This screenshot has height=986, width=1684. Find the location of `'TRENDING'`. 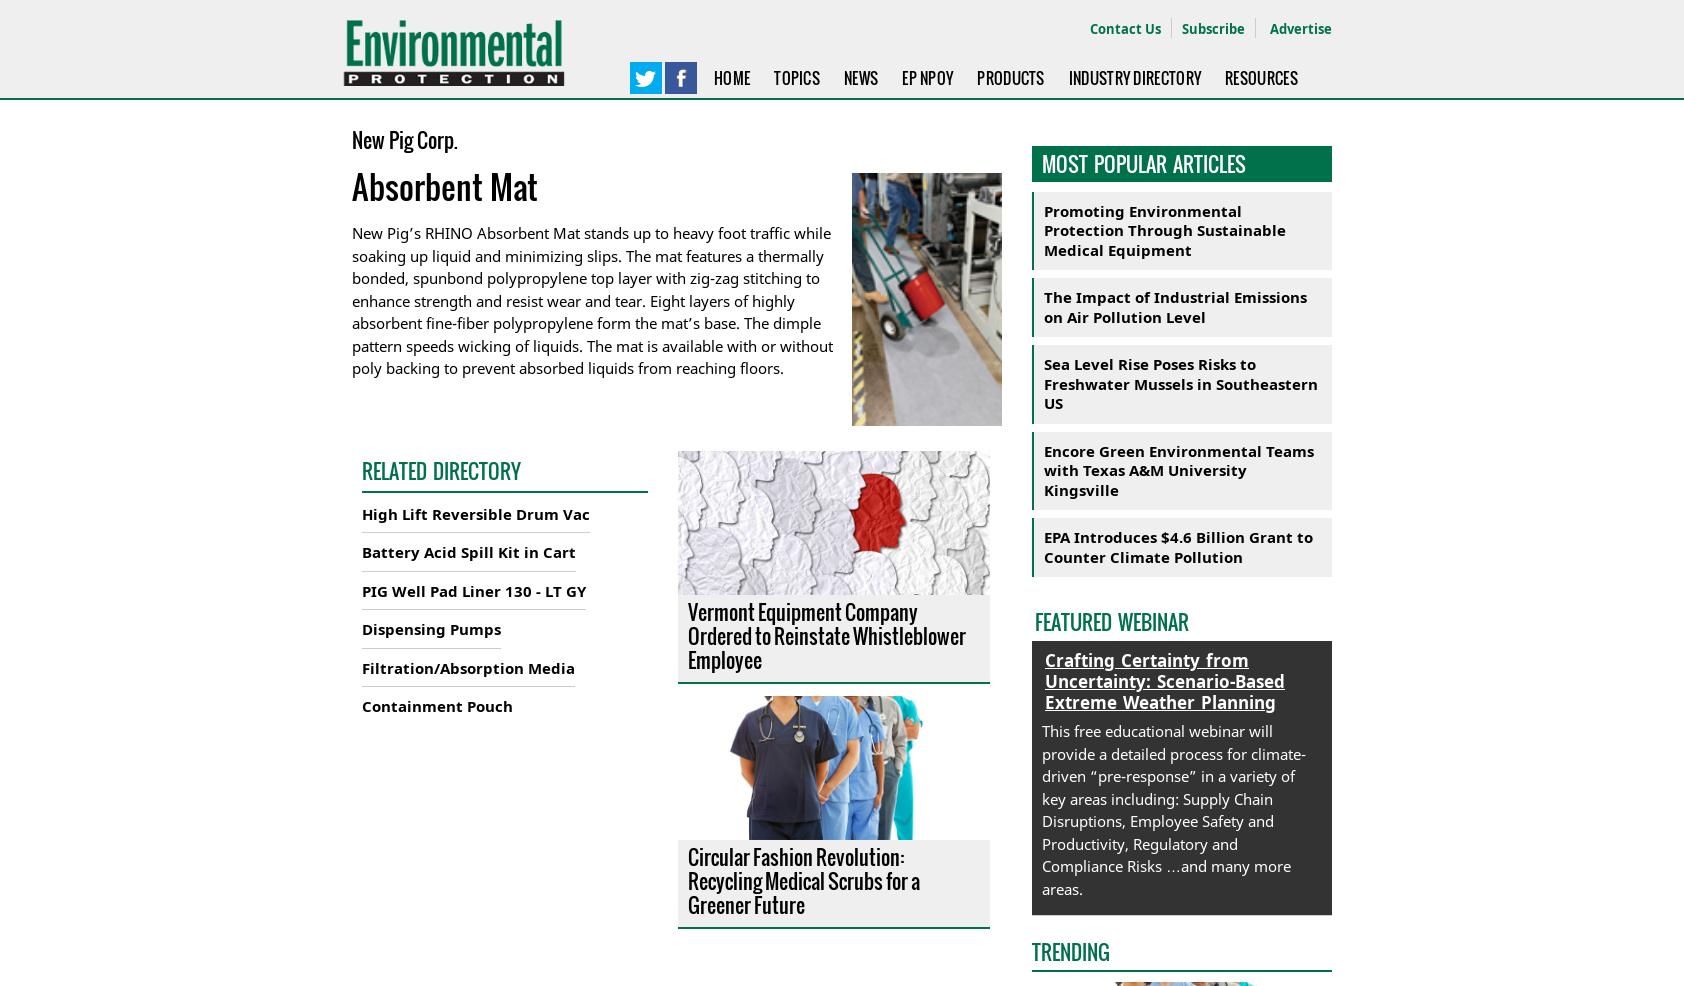

'TRENDING' is located at coordinates (1071, 951).